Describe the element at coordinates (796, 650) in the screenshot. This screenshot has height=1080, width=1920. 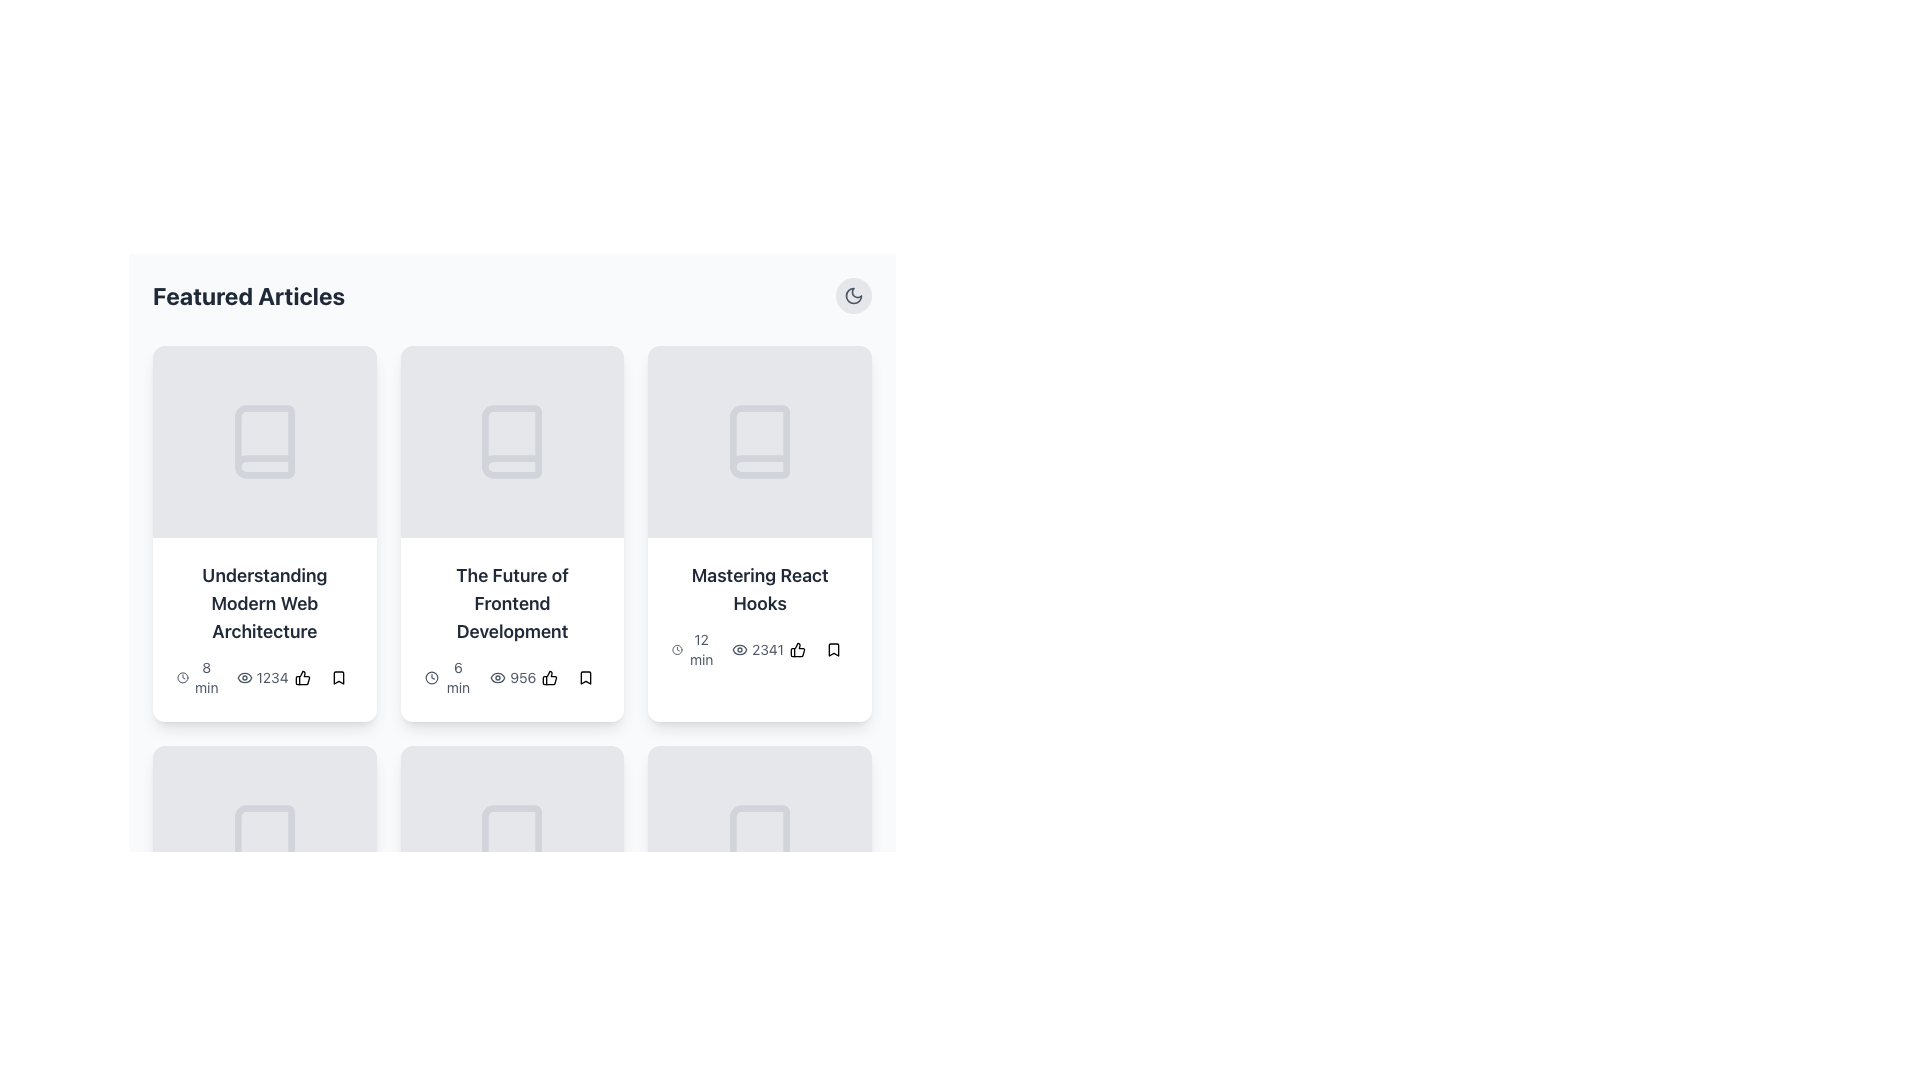
I see `the rounded button with a thumbs-up icon located in the interactive toolbar below the 'Mastering React Hooks' article card for accessibility navigation` at that location.